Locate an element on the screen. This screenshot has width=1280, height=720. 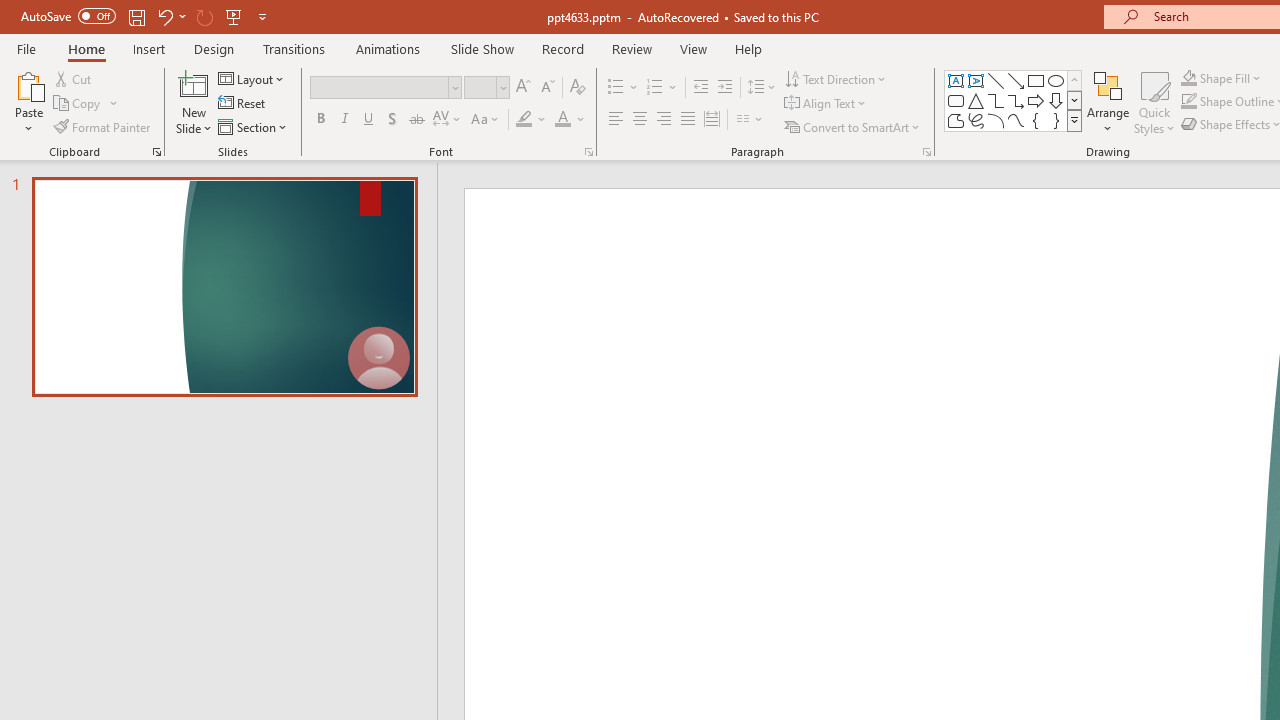
'Bold' is located at coordinates (320, 119).